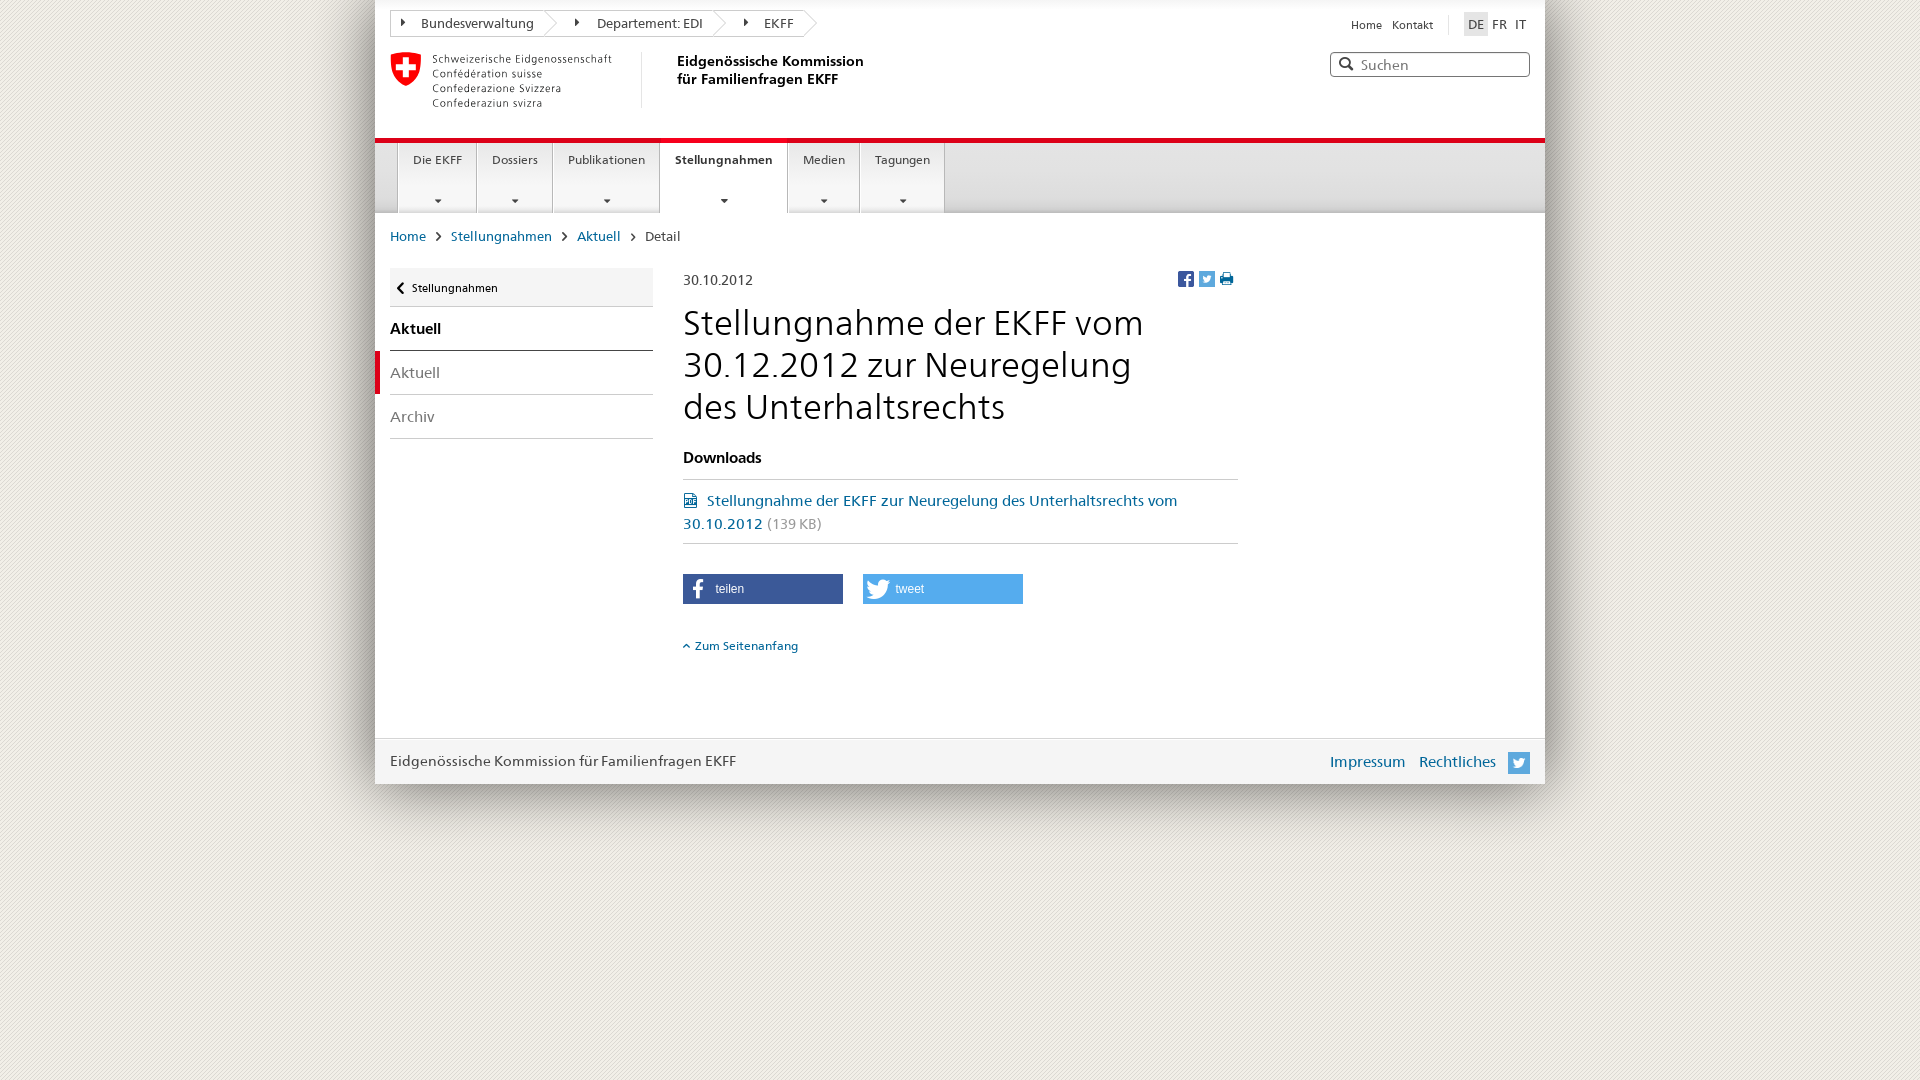 This screenshot has height=1080, width=1920. I want to click on 'Aktuell', so click(521, 372).